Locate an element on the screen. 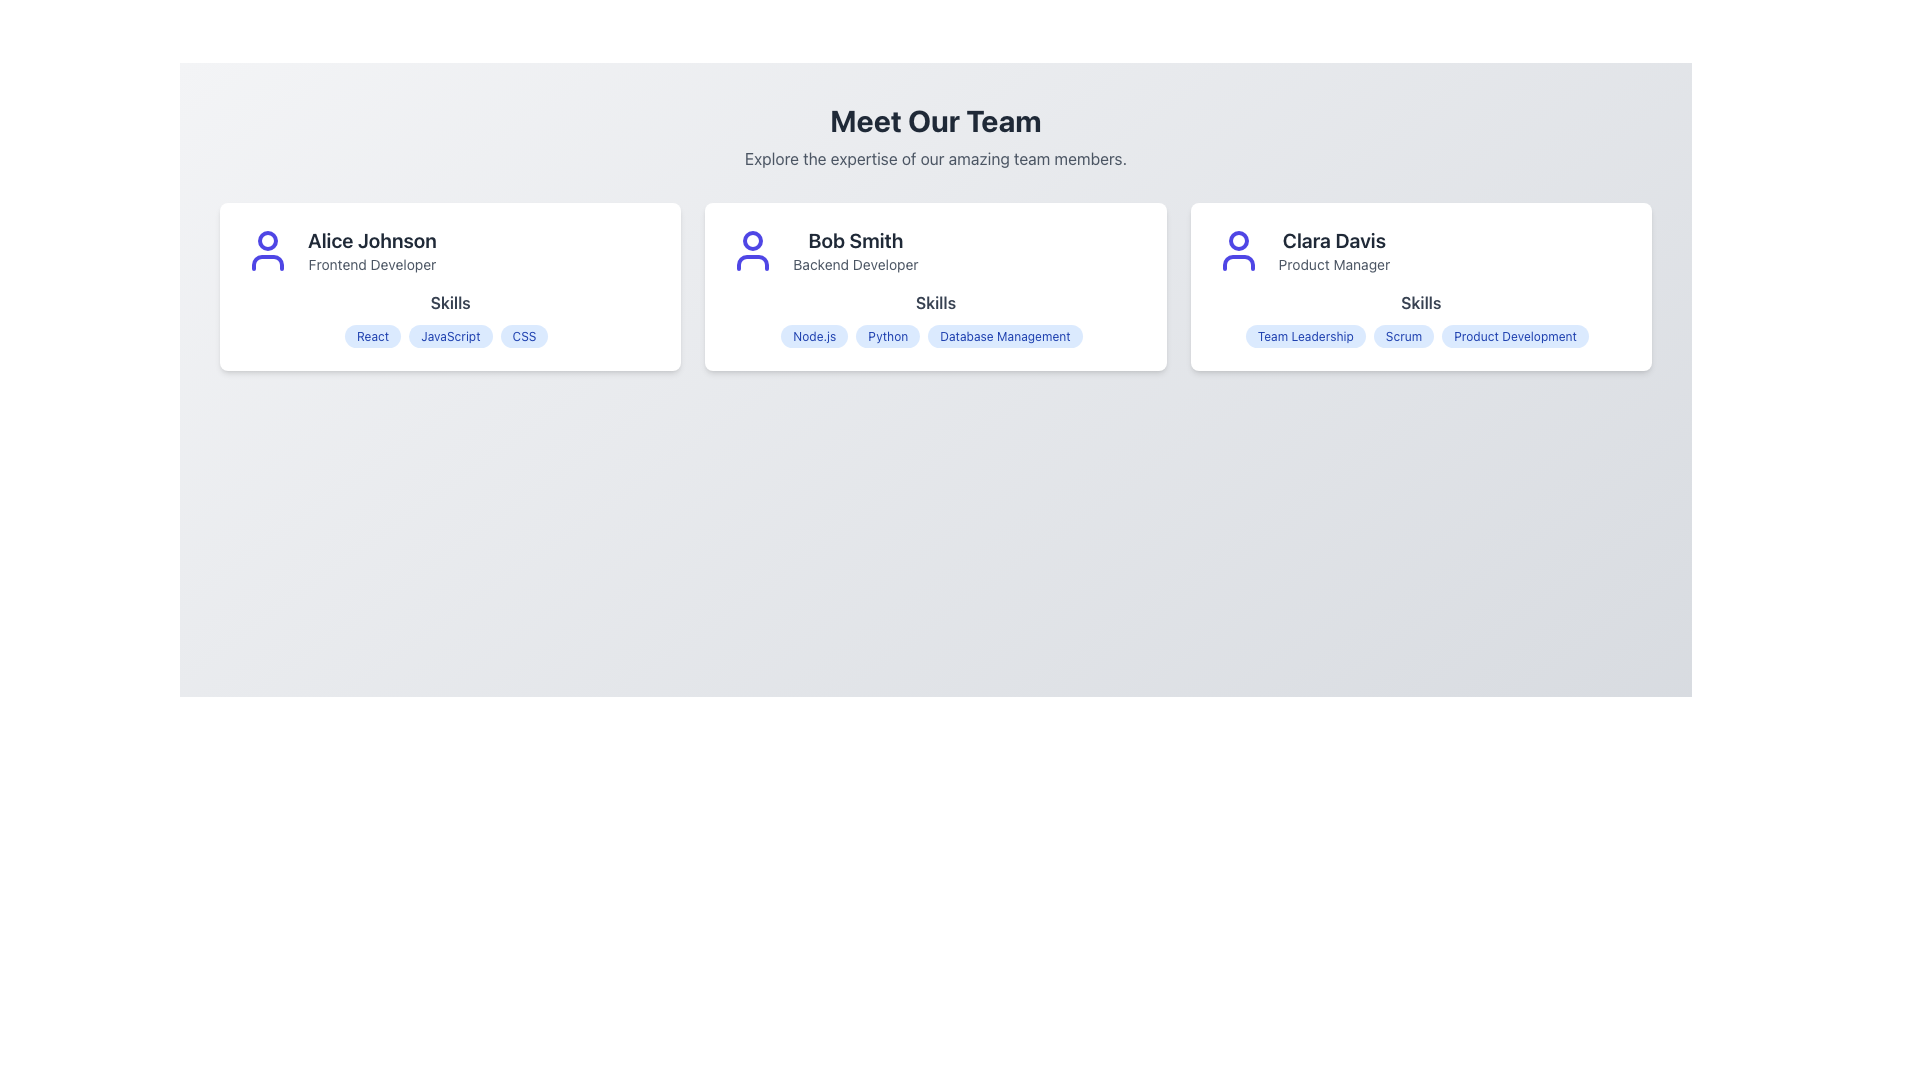 This screenshot has height=1080, width=1920. the text label that introduces the skills listed below it within the card labeled 'Bob Smith', which is centrally located above the tags 'Node.js', 'Python', and 'Database Management' is located at coordinates (935, 303).